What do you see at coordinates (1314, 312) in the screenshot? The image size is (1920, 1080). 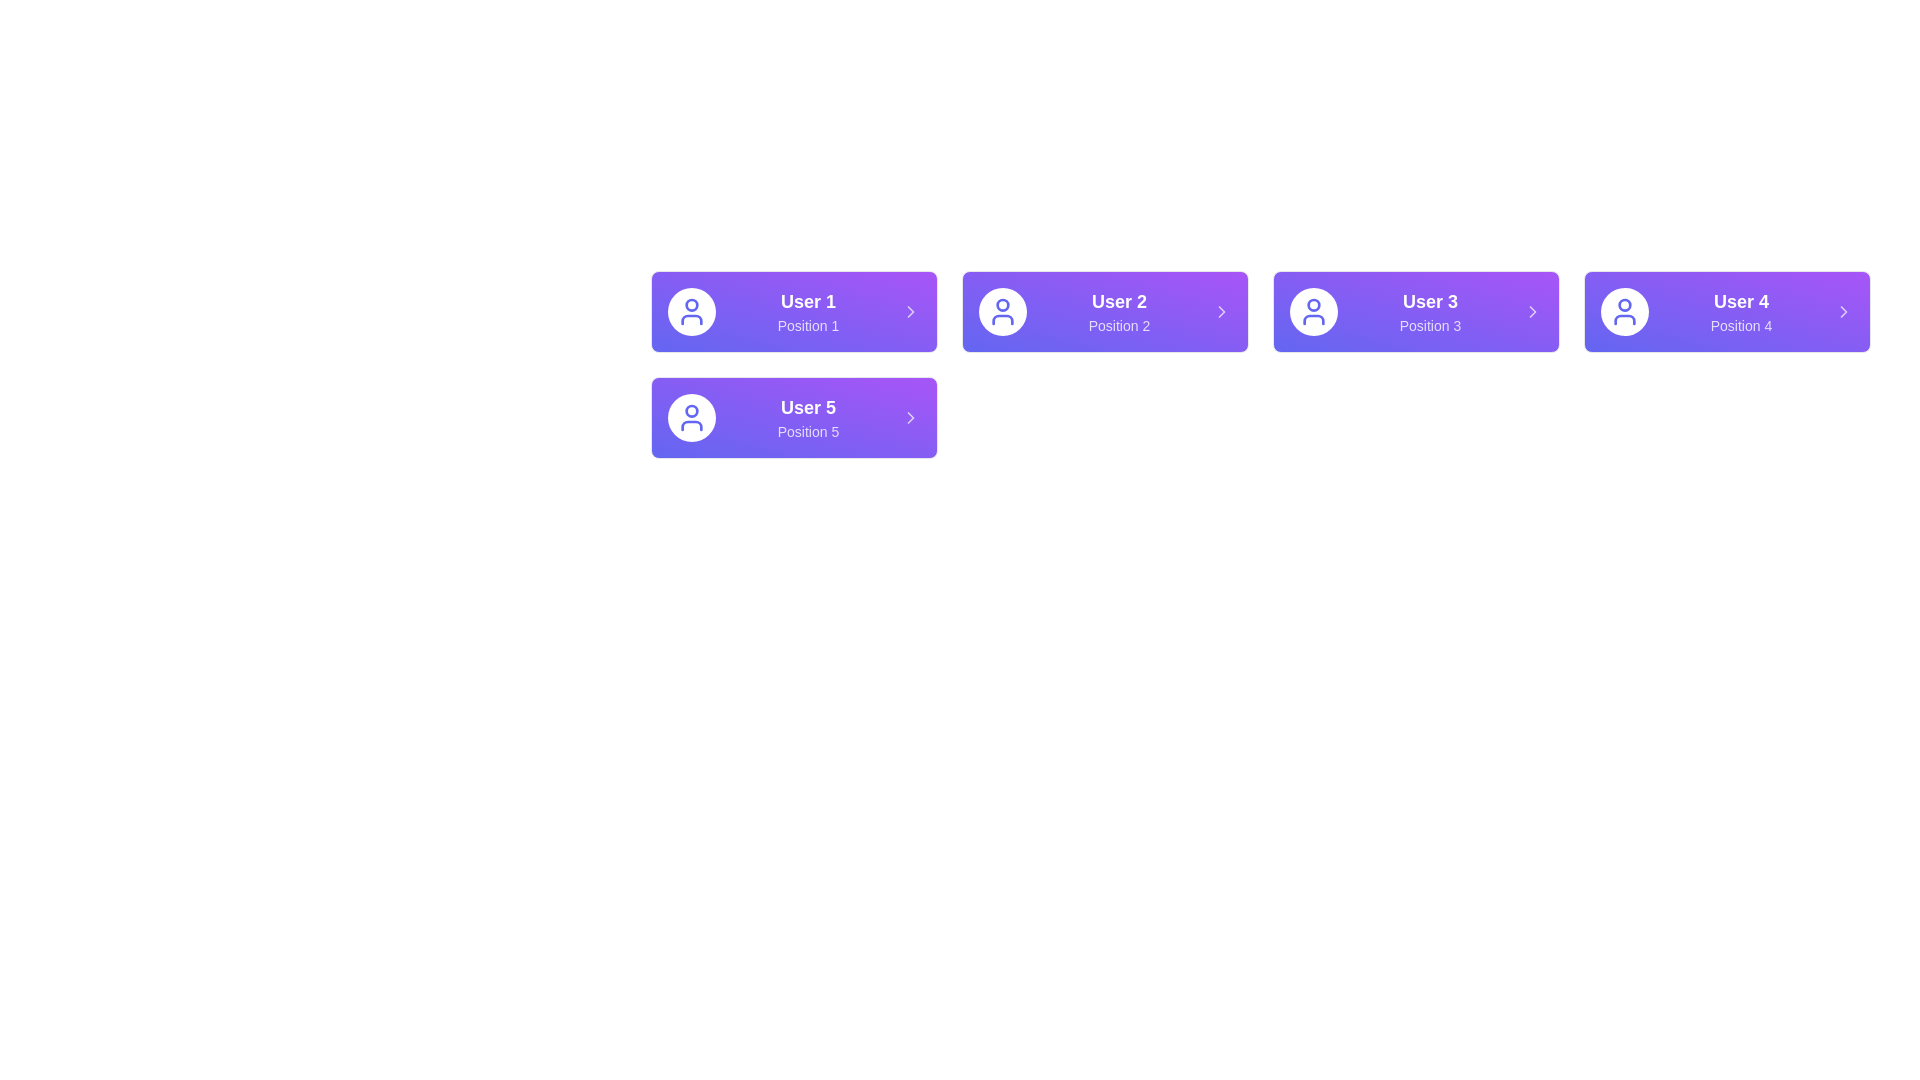 I see `the circular user profile icon (avatar) outlined in indigo, located to the left of the text 'User 3 Position 3' on the card` at bounding box center [1314, 312].